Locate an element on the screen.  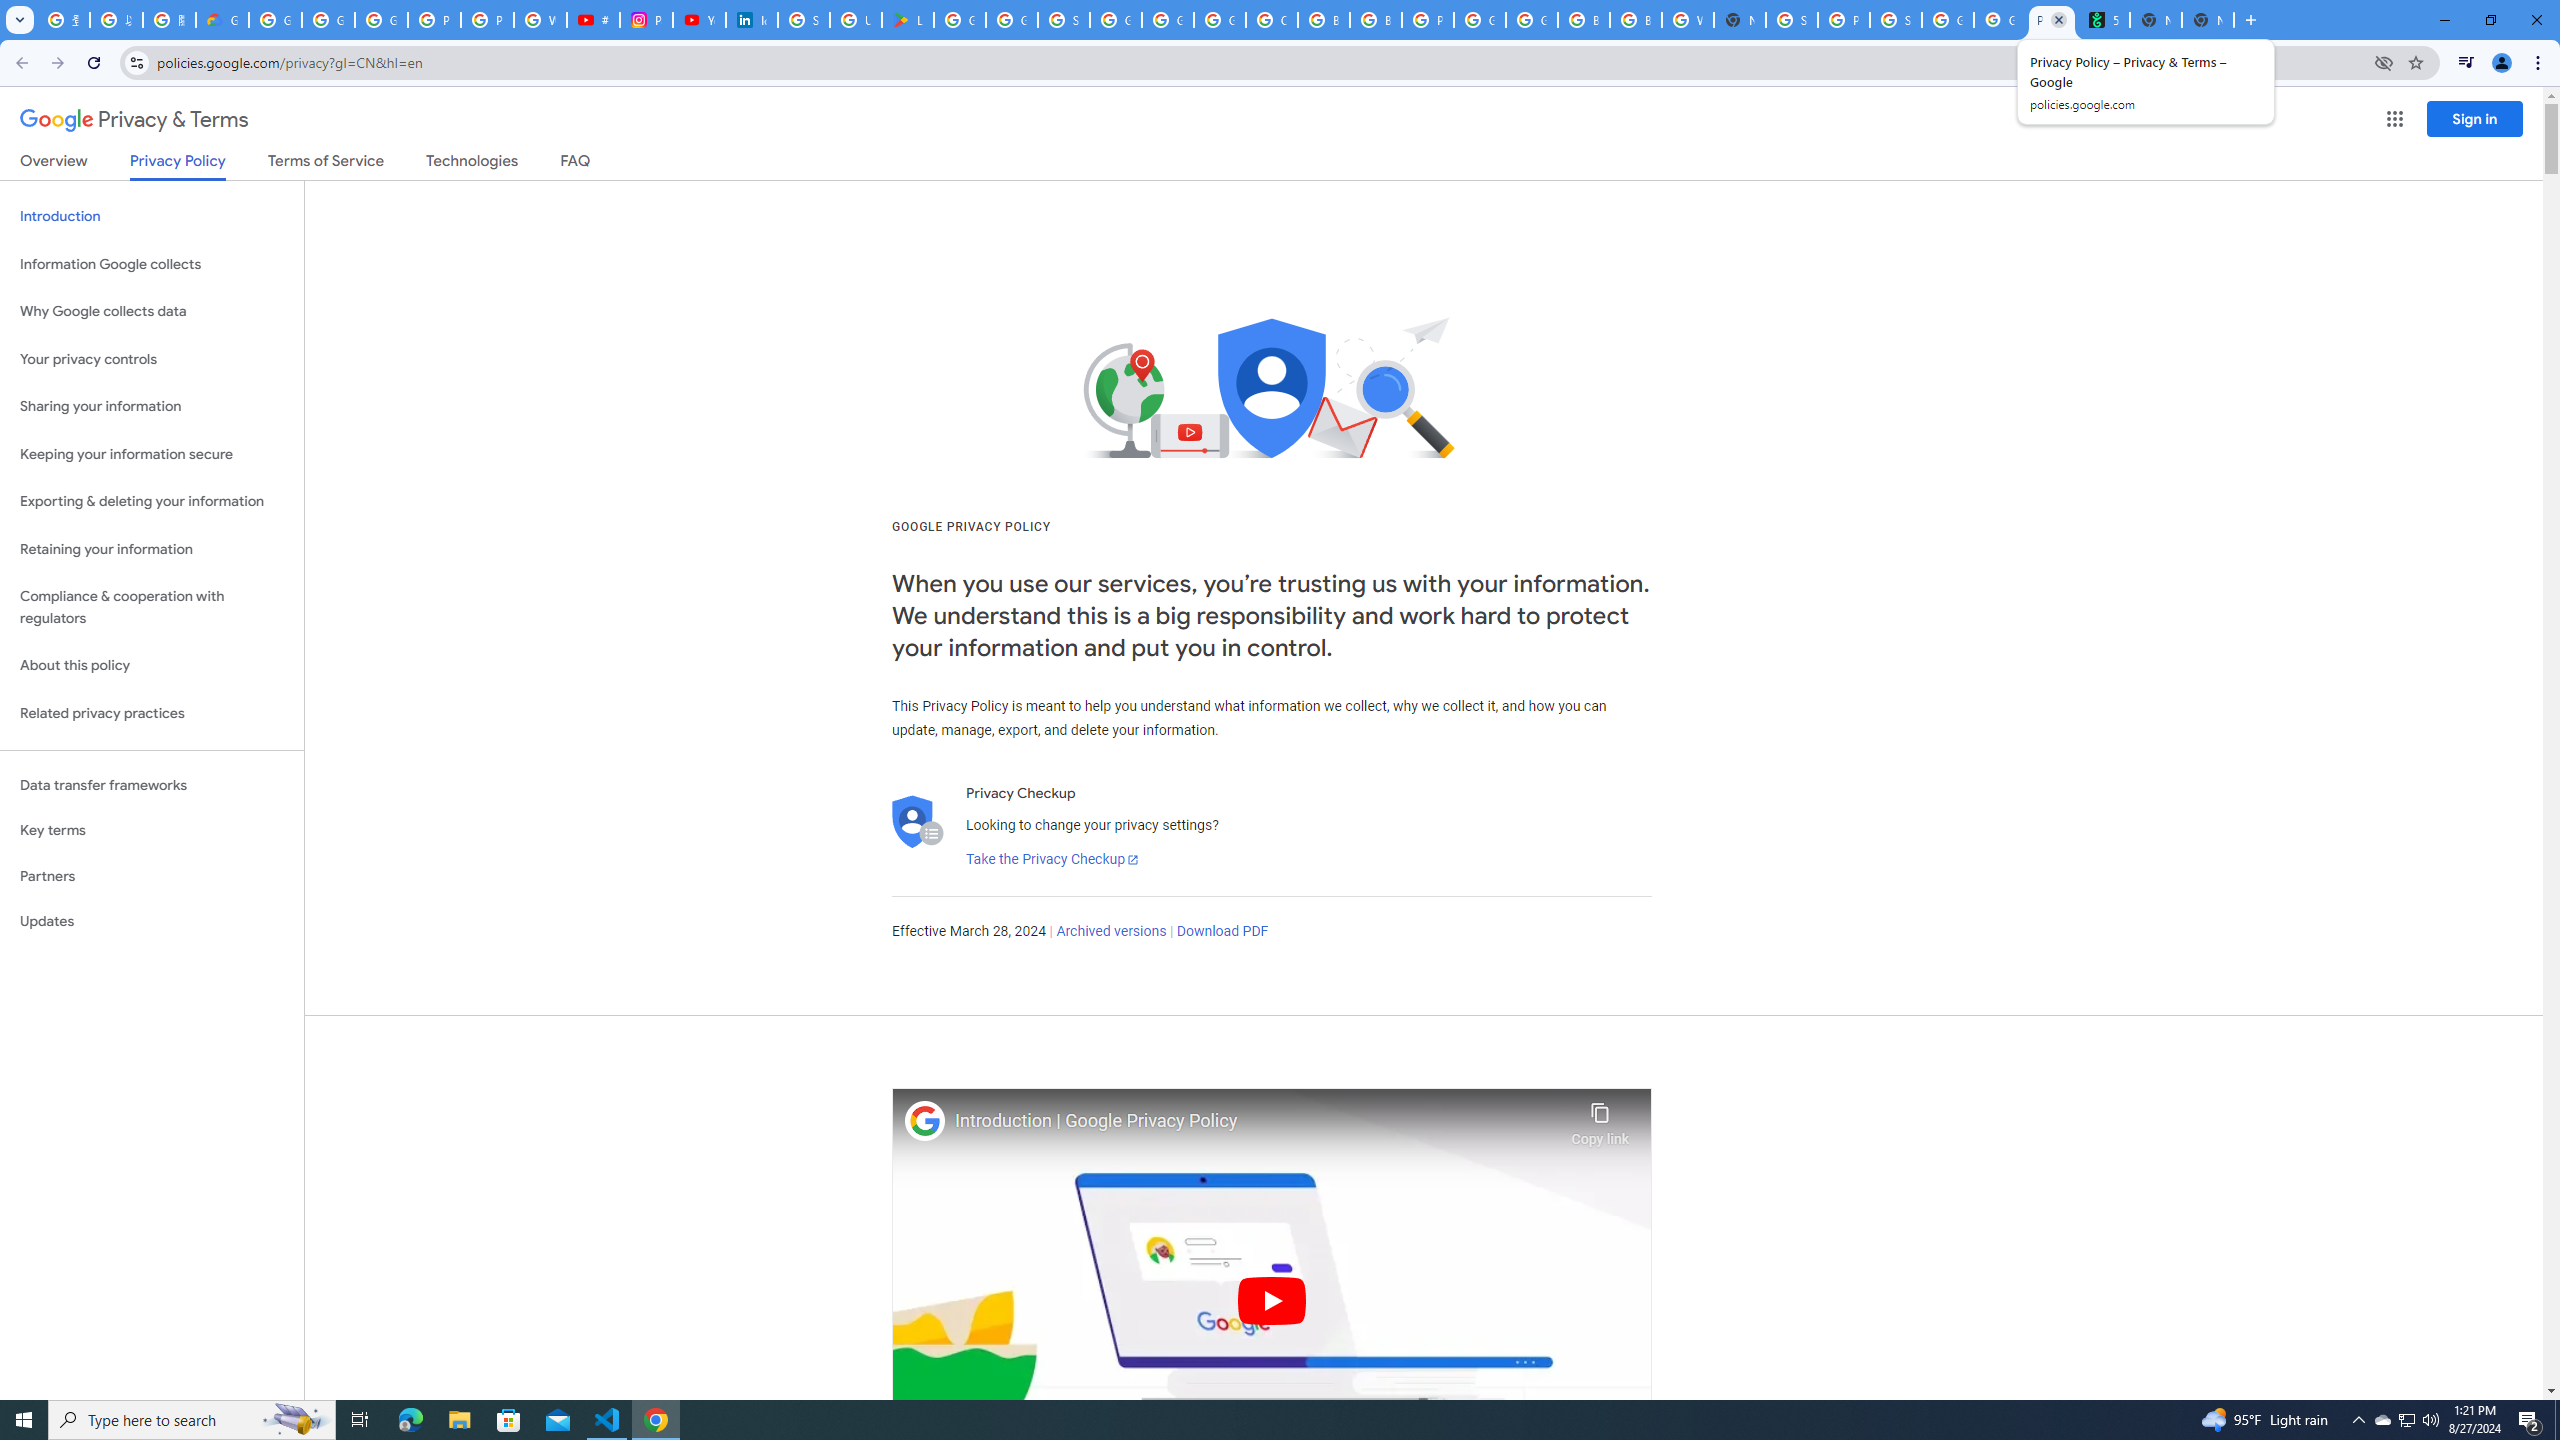
'Google Cloud Platform' is located at coordinates (1532, 19).